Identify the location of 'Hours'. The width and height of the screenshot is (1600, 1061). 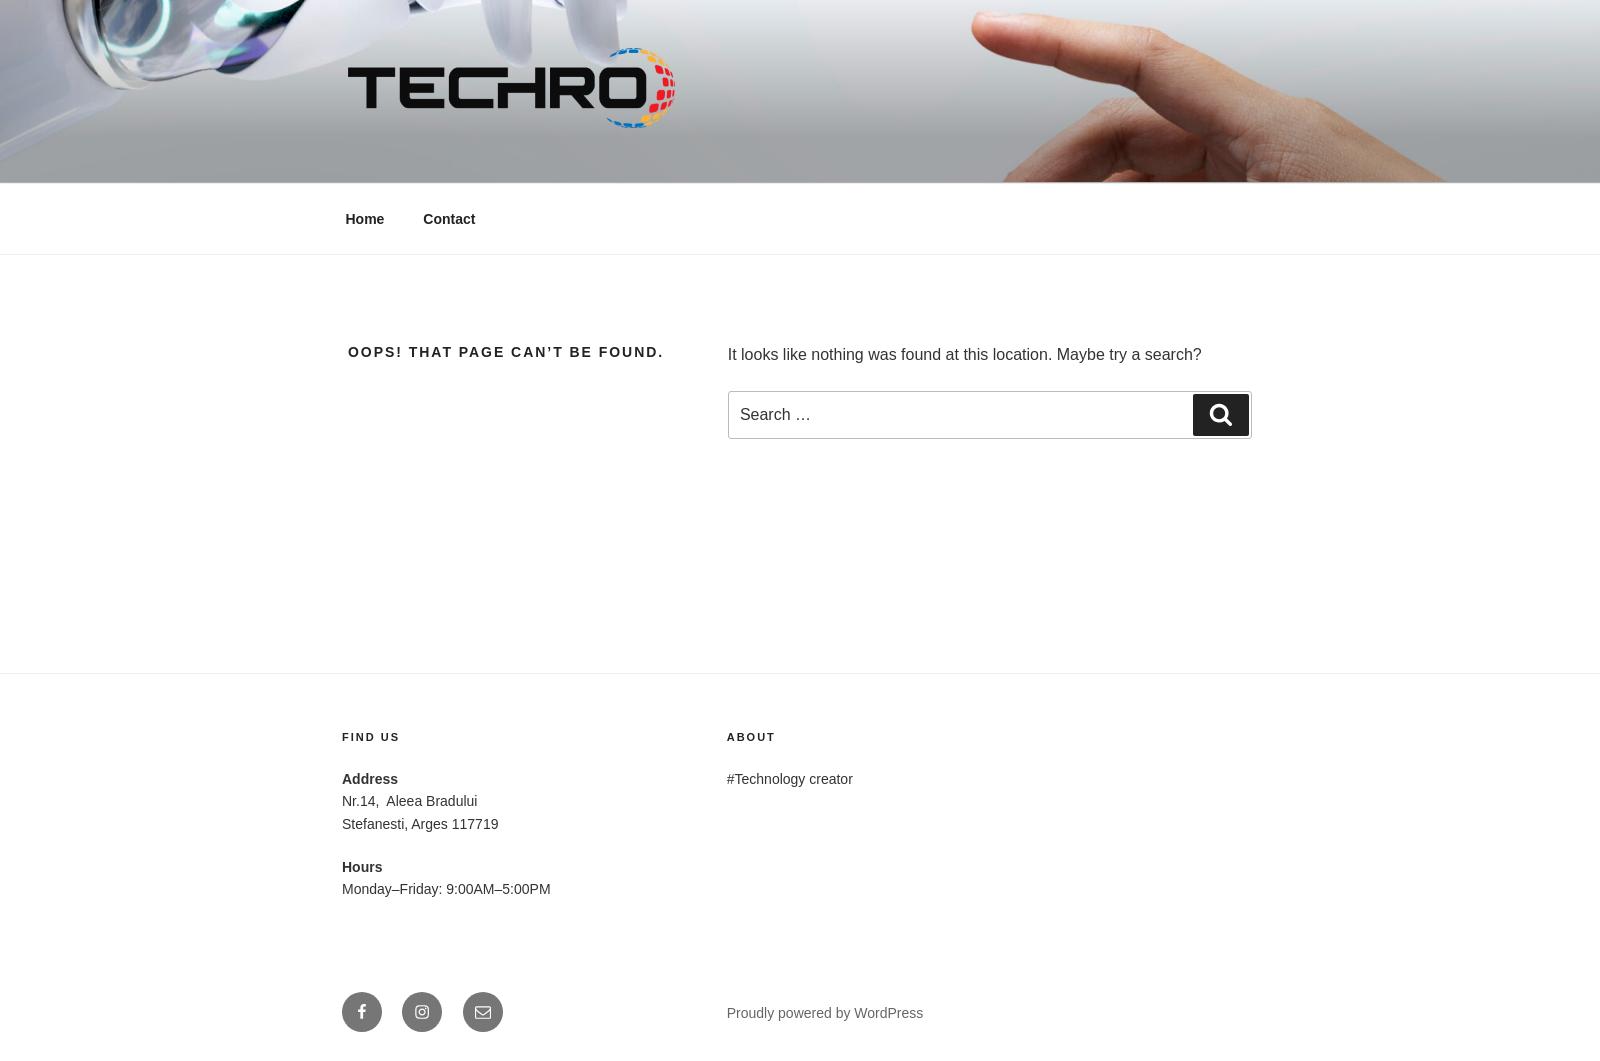
(341, 865).